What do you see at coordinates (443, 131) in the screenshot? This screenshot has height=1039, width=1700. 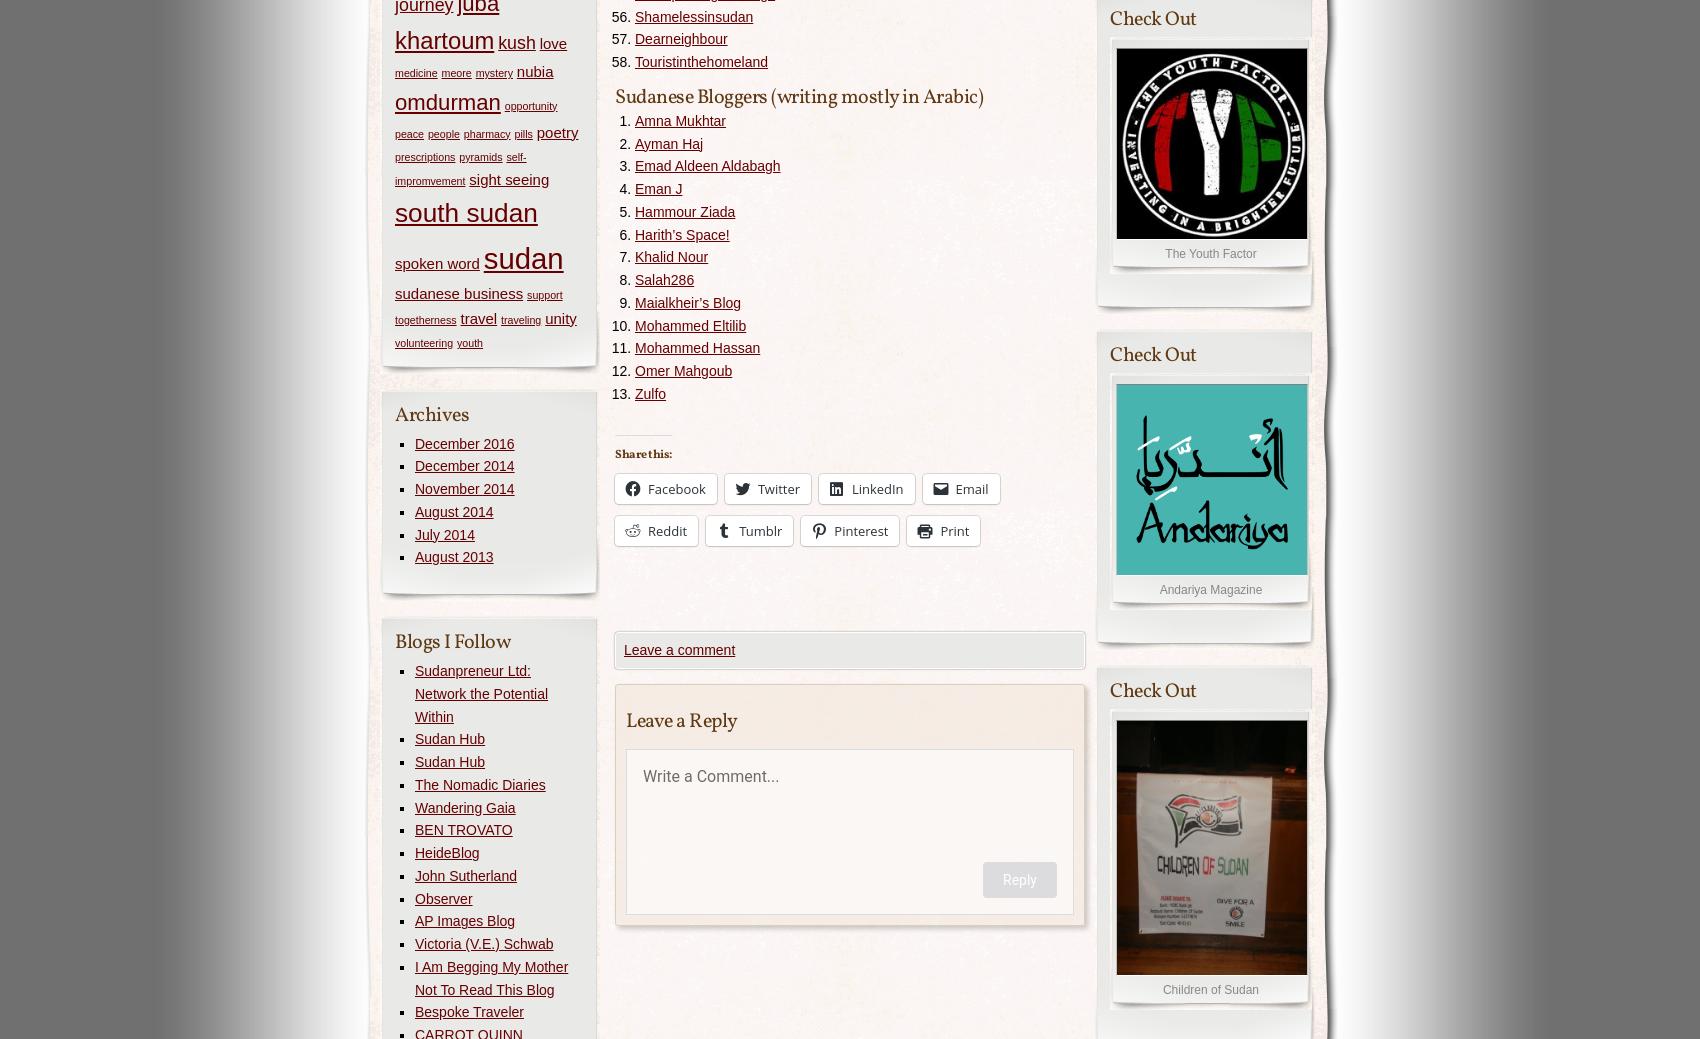 I see `'people'` at bounding box center [443, 131].